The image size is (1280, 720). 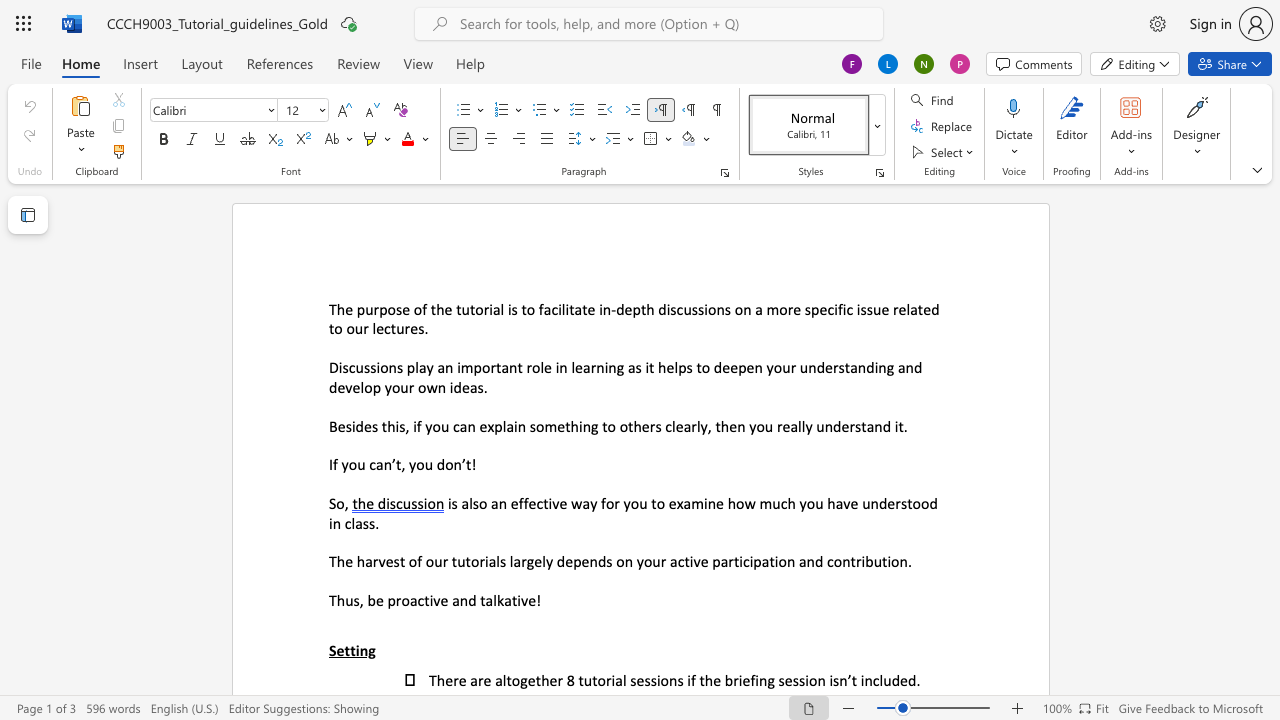 I want to click on the space between the continuous character "i" and "t" in the text, so click(x=568, y=309).